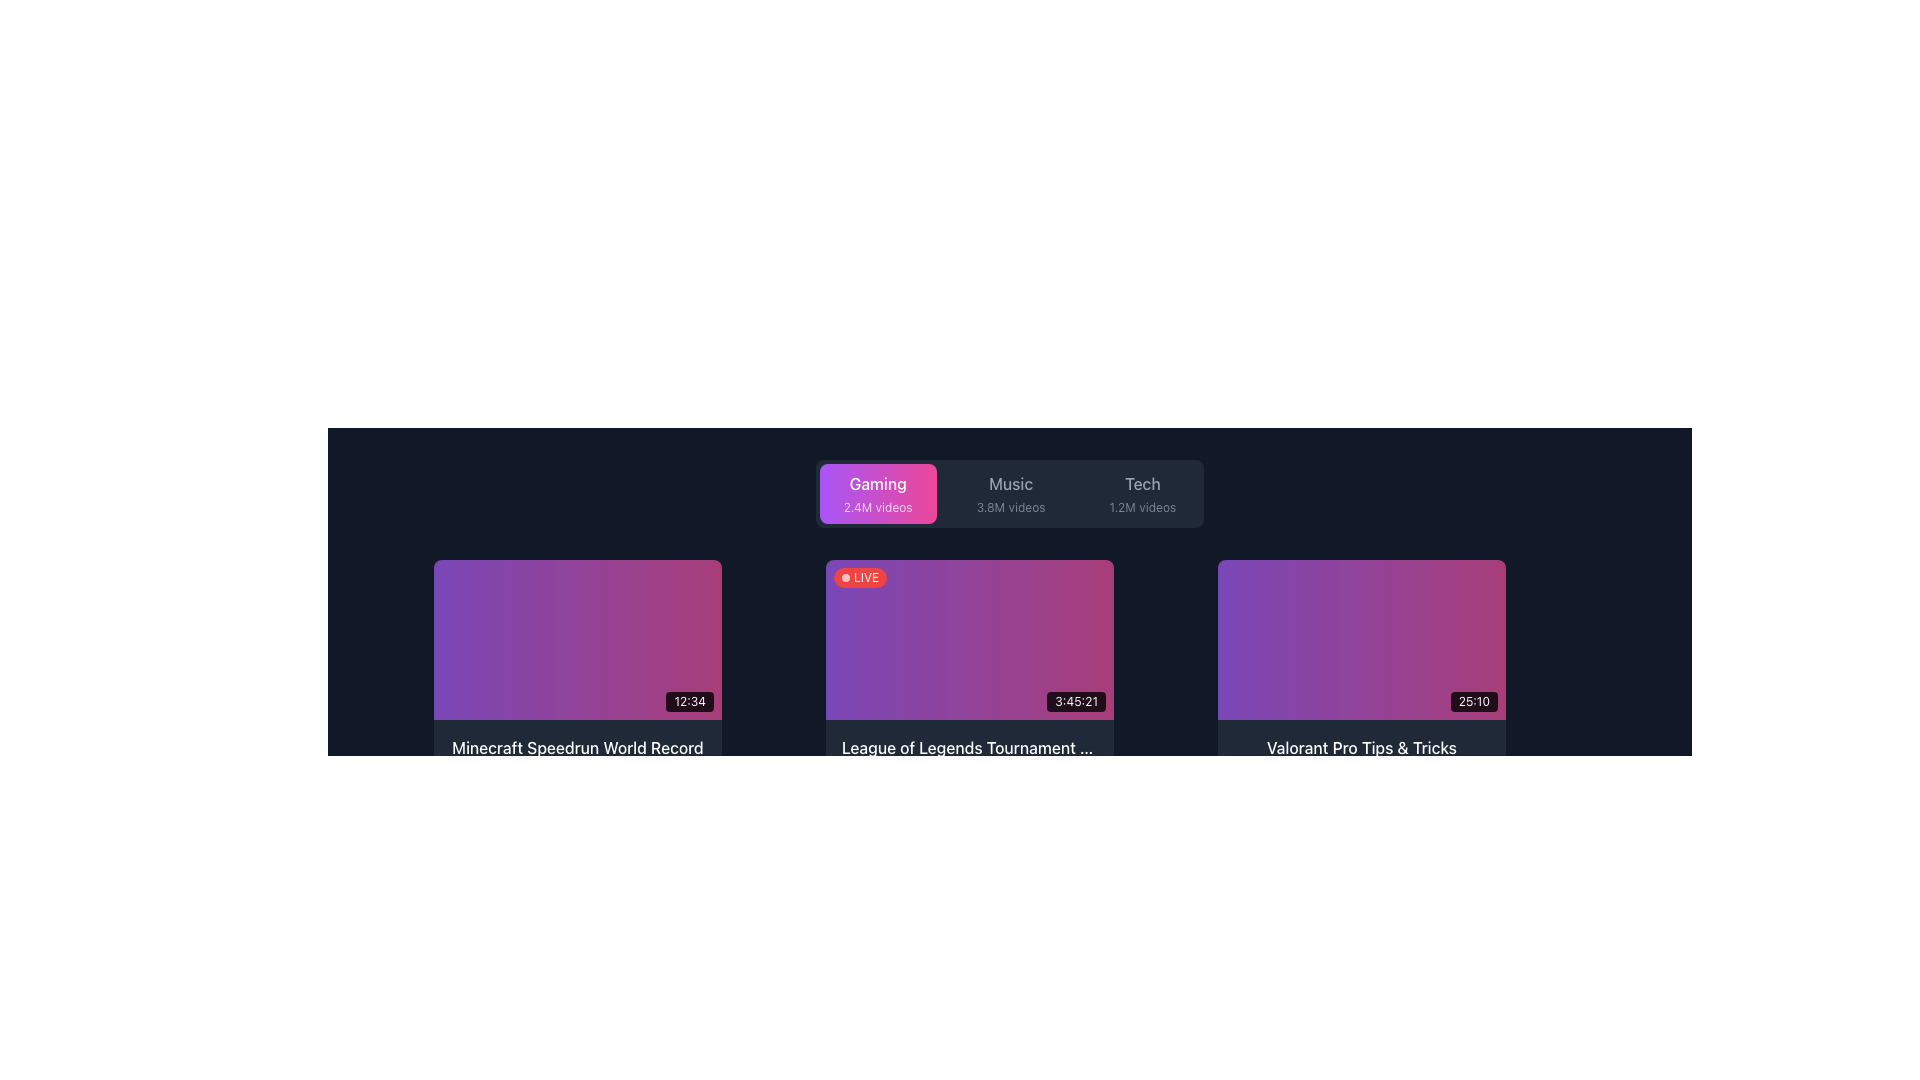  Describe the element at coordinates (1011, 493) in the screenshot. I see `the button labeled 'Music' in the navigational menu` at that location.